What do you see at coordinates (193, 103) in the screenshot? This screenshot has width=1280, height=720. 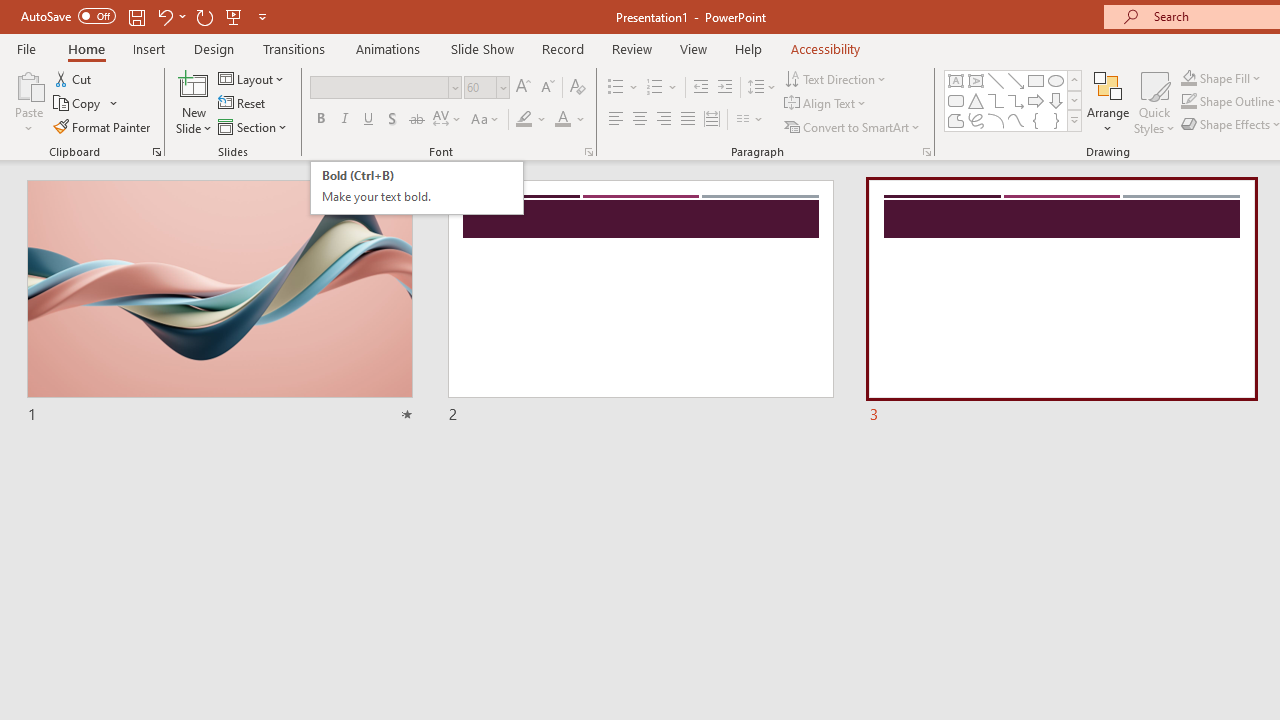 I see `'New Slide'` at bounding box center [193, 103].